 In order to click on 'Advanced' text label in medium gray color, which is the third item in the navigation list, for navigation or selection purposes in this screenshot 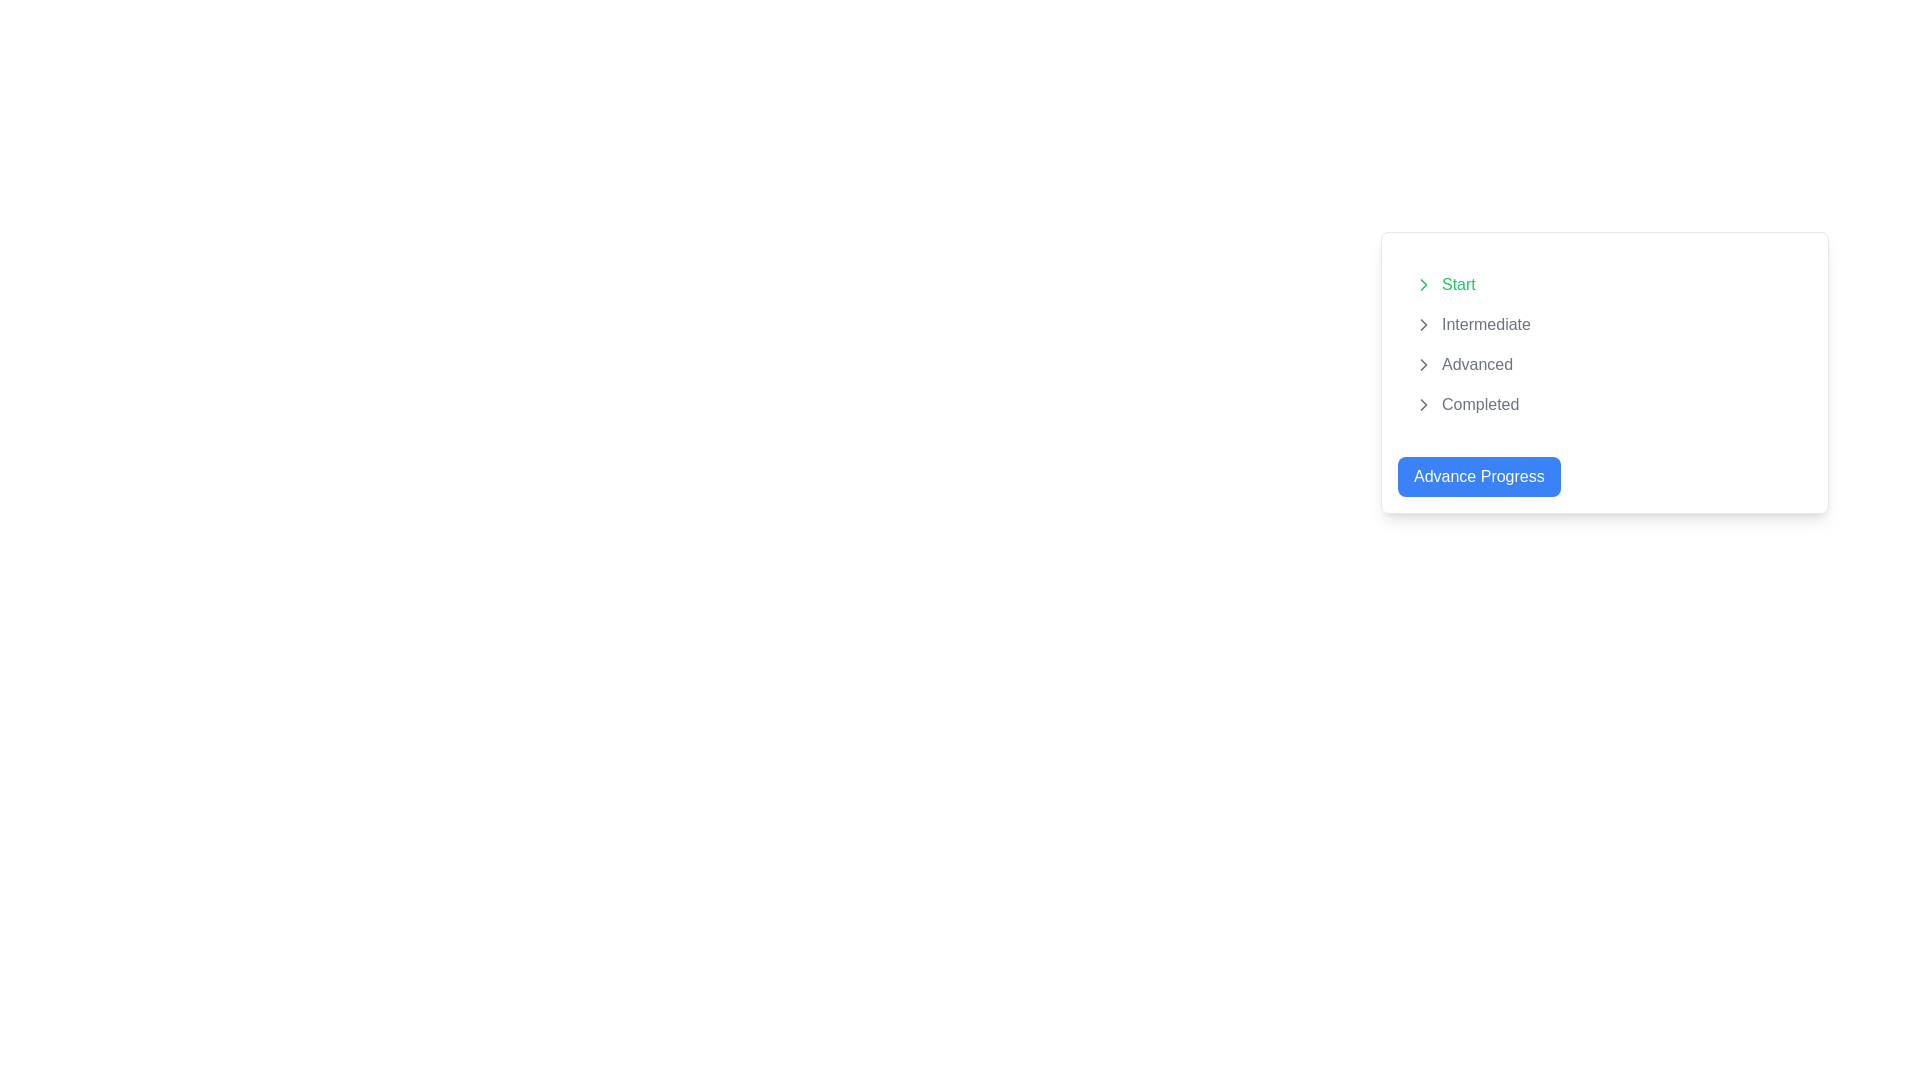, I will do `click(1477, 365)`.